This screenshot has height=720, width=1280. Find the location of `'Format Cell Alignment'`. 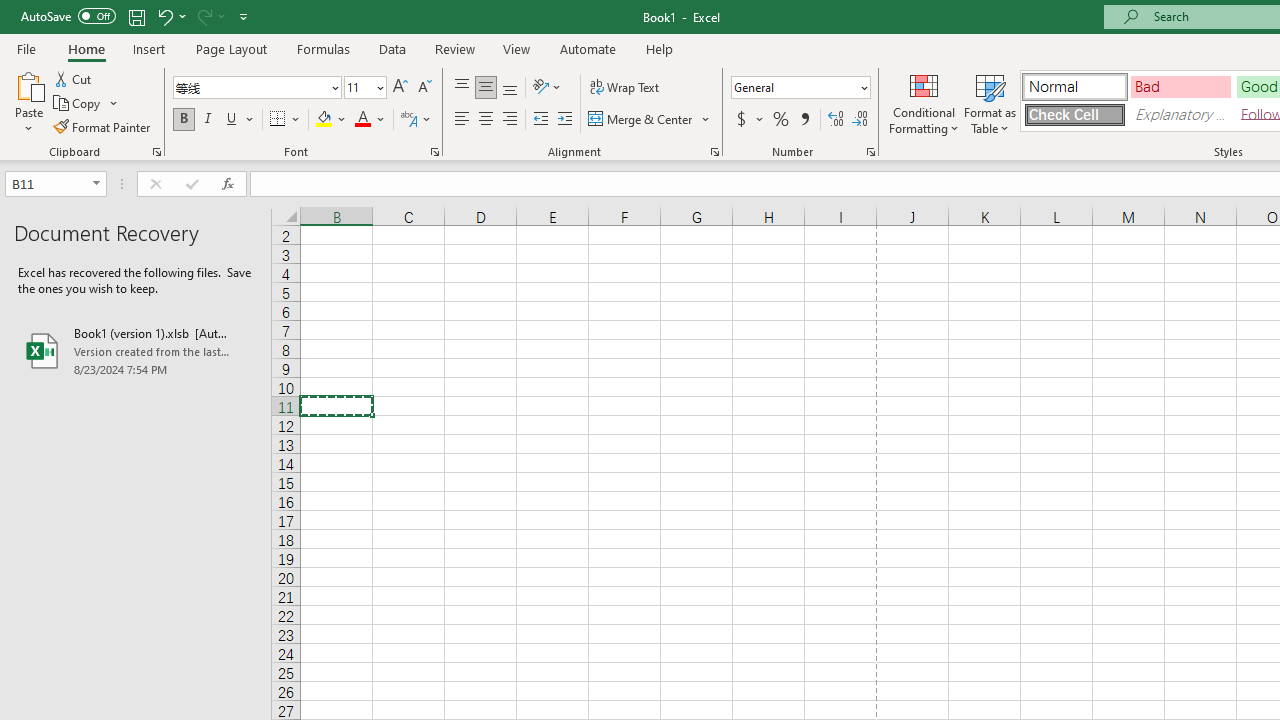

'Format Cell Alignment' is located at coordinates (714, 150).